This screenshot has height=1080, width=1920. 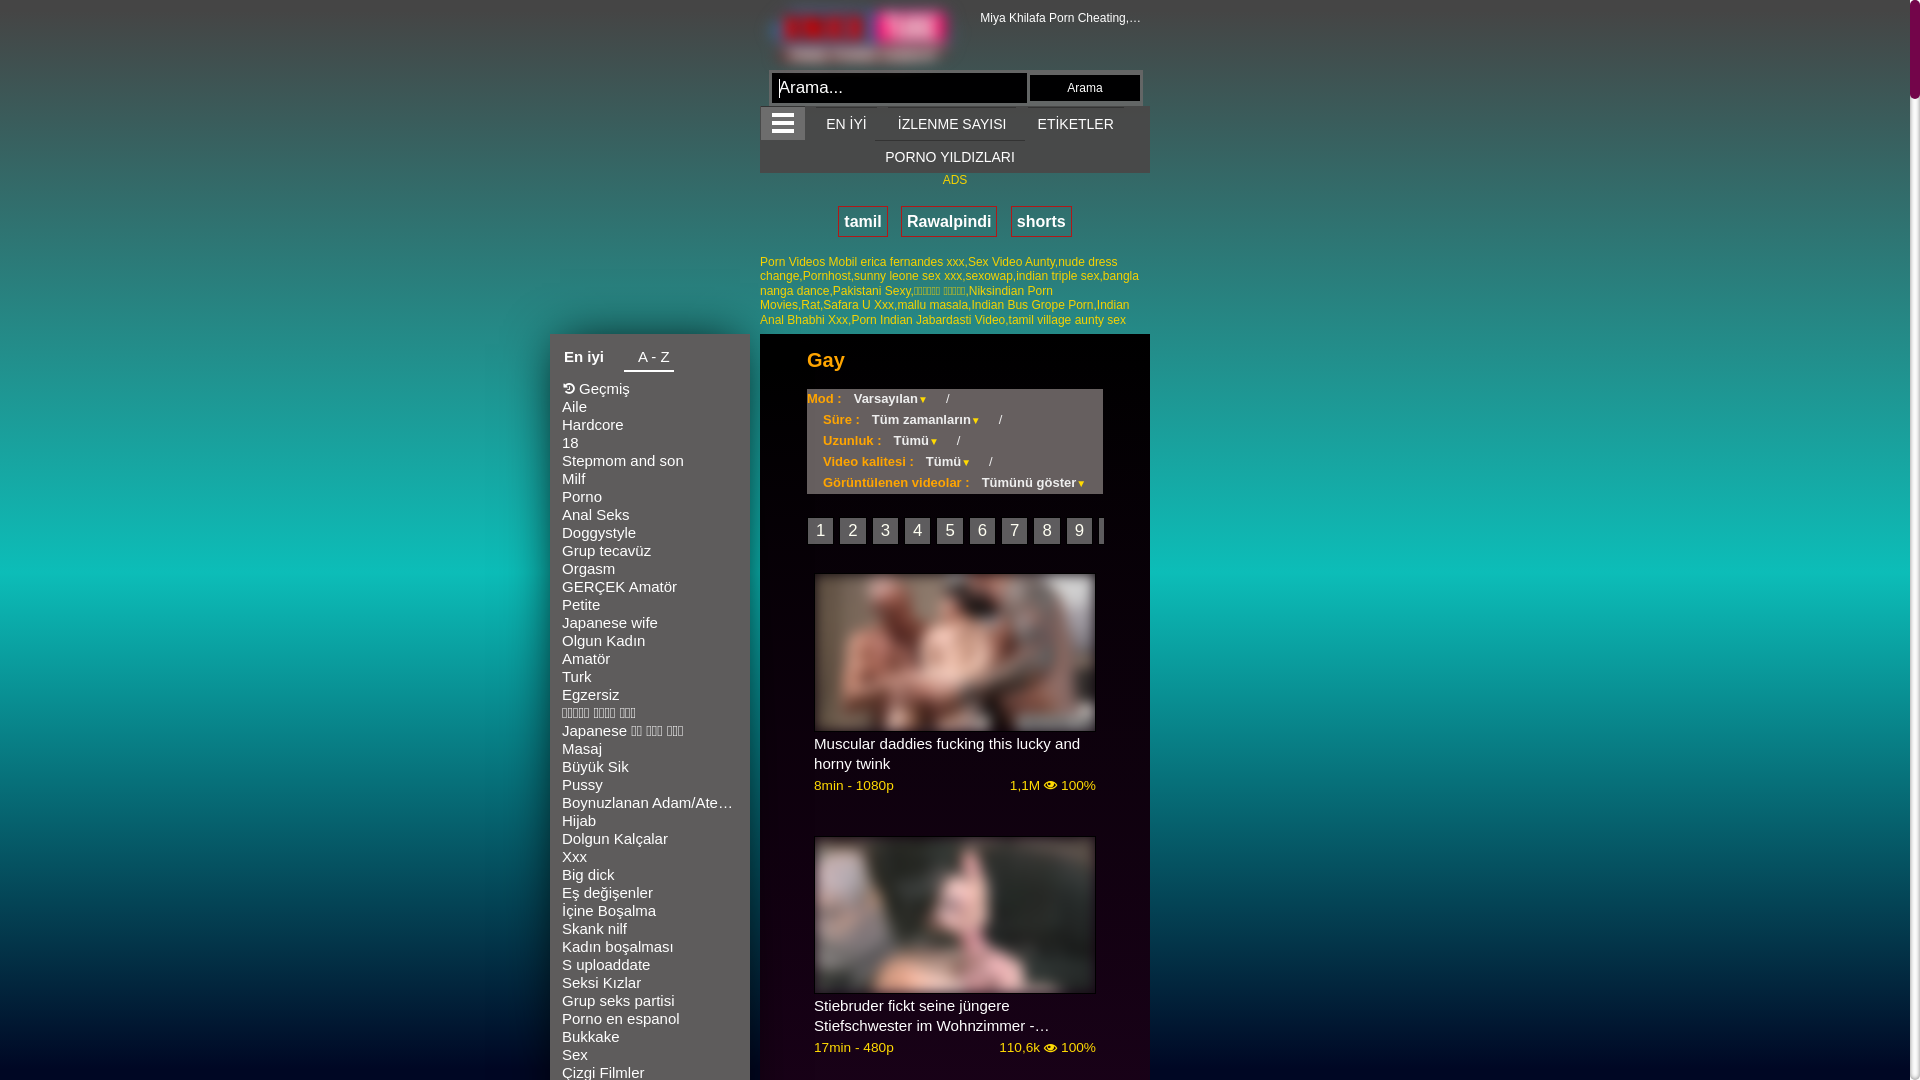 What do you see at coordinates (649, 874) in the screenshot?
I see `'Big dick'` at bounding box center [649, 874].